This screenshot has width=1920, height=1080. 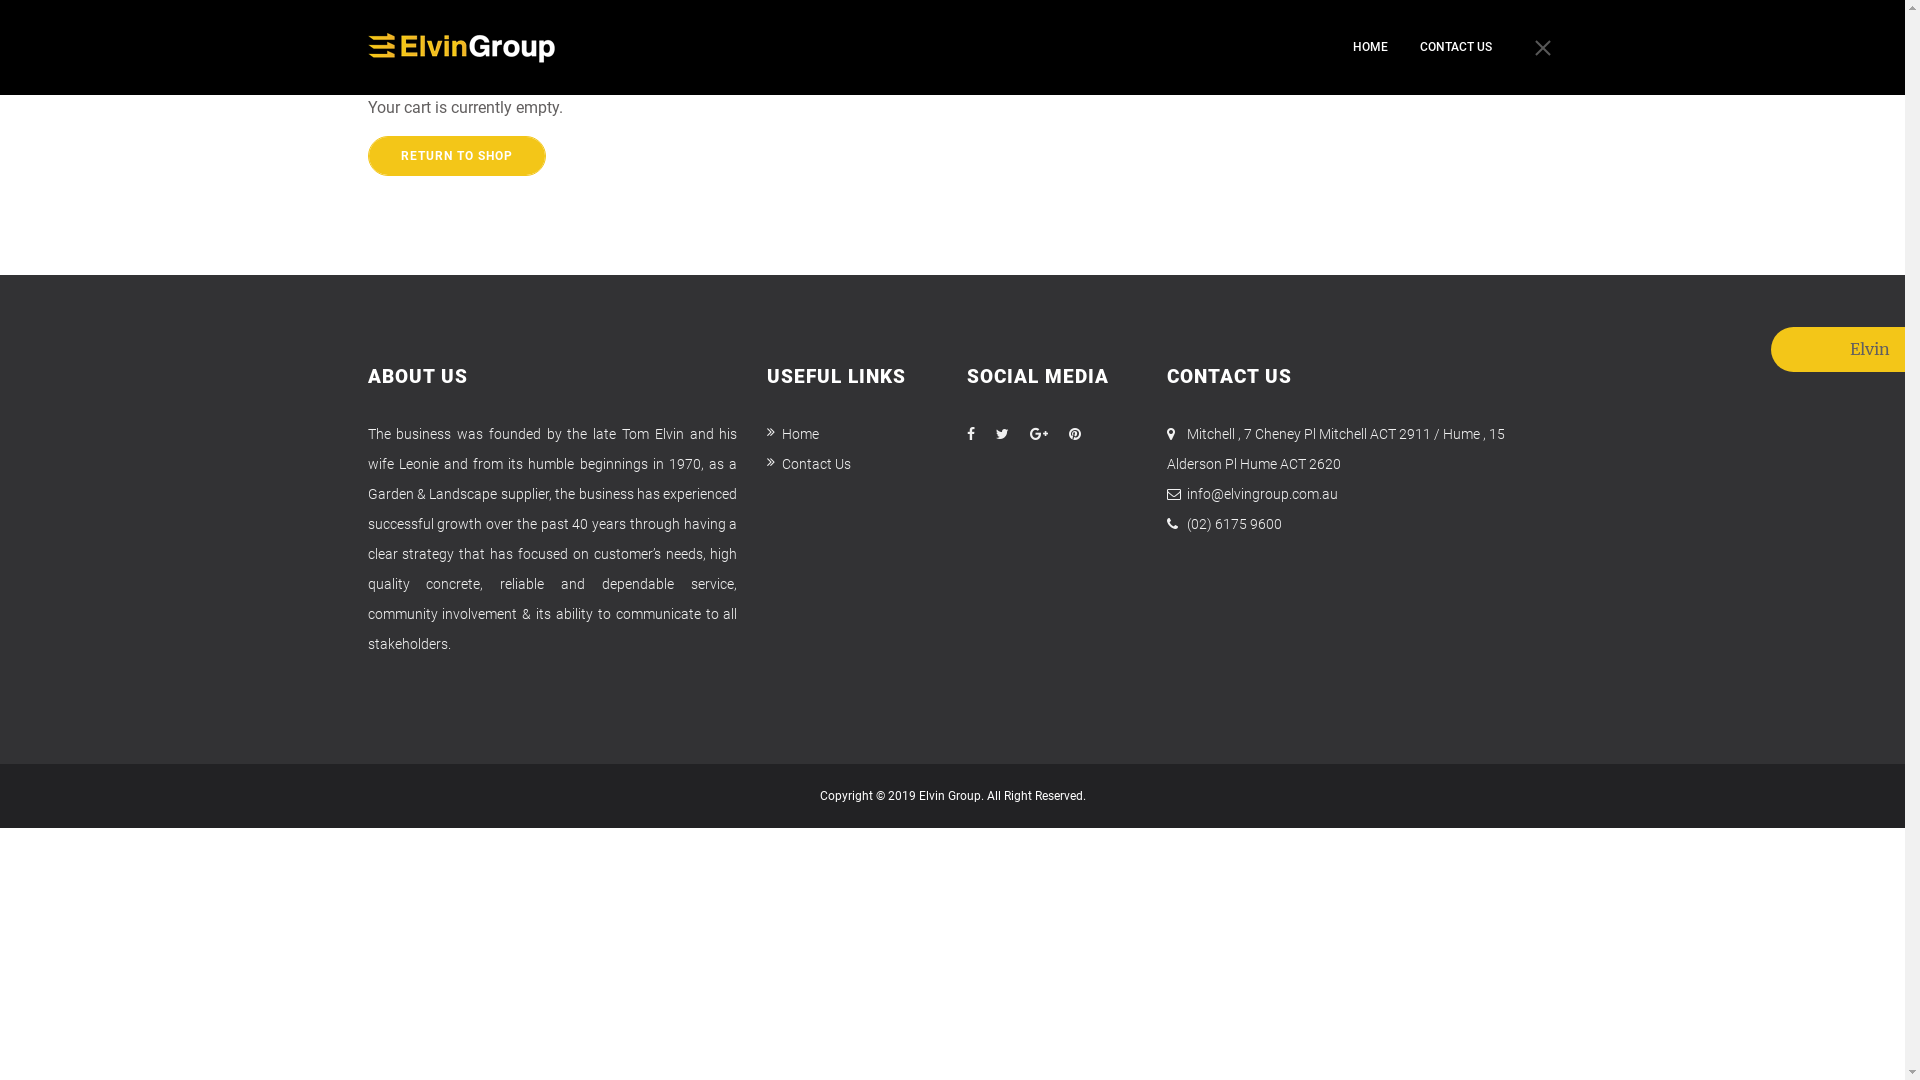 I want to click on 'Contact Us', so click(x=809, y=463).